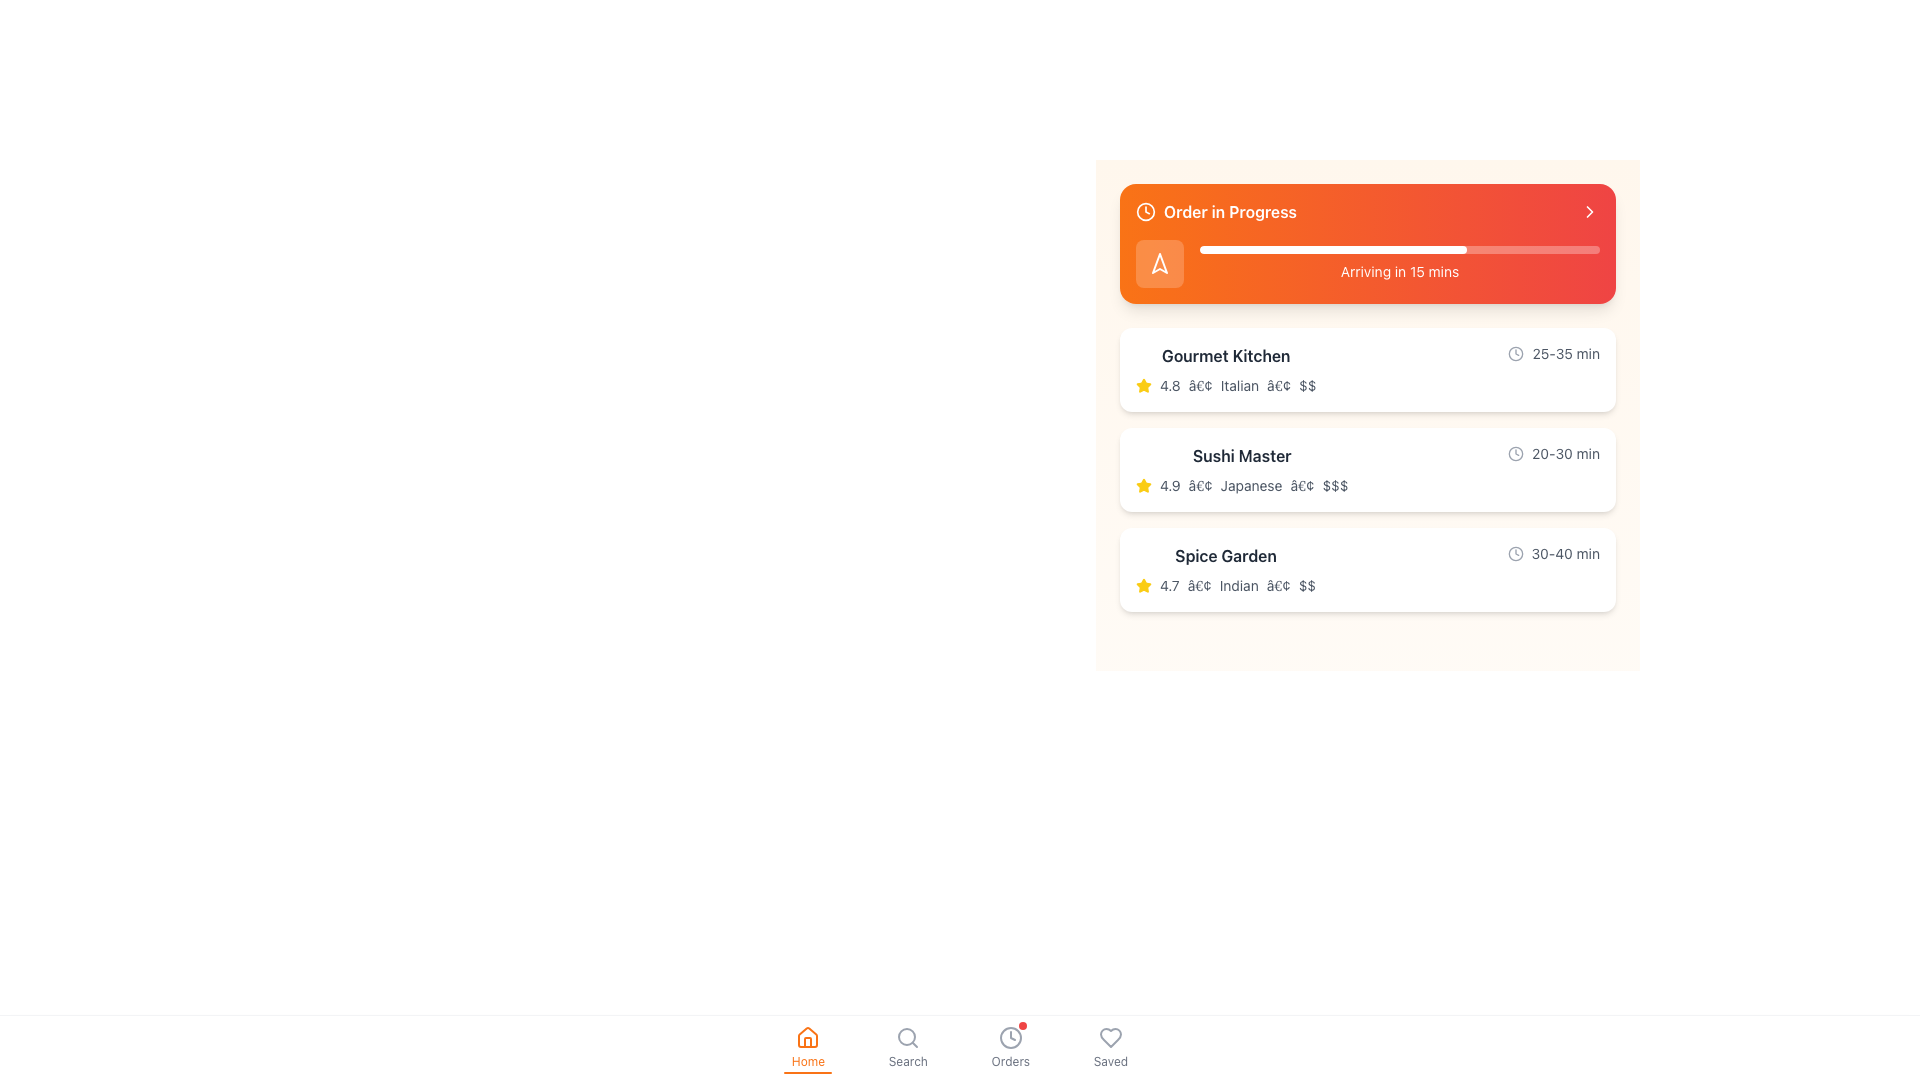  What do you see at coordinates (1109, 1047) in the screenshot?
I see `the heart-shaped icon button with a gray outline located above the text 'Saved', which is the rightmost element in the bottom bar of the interface` at bounding box center [1109, 1047].